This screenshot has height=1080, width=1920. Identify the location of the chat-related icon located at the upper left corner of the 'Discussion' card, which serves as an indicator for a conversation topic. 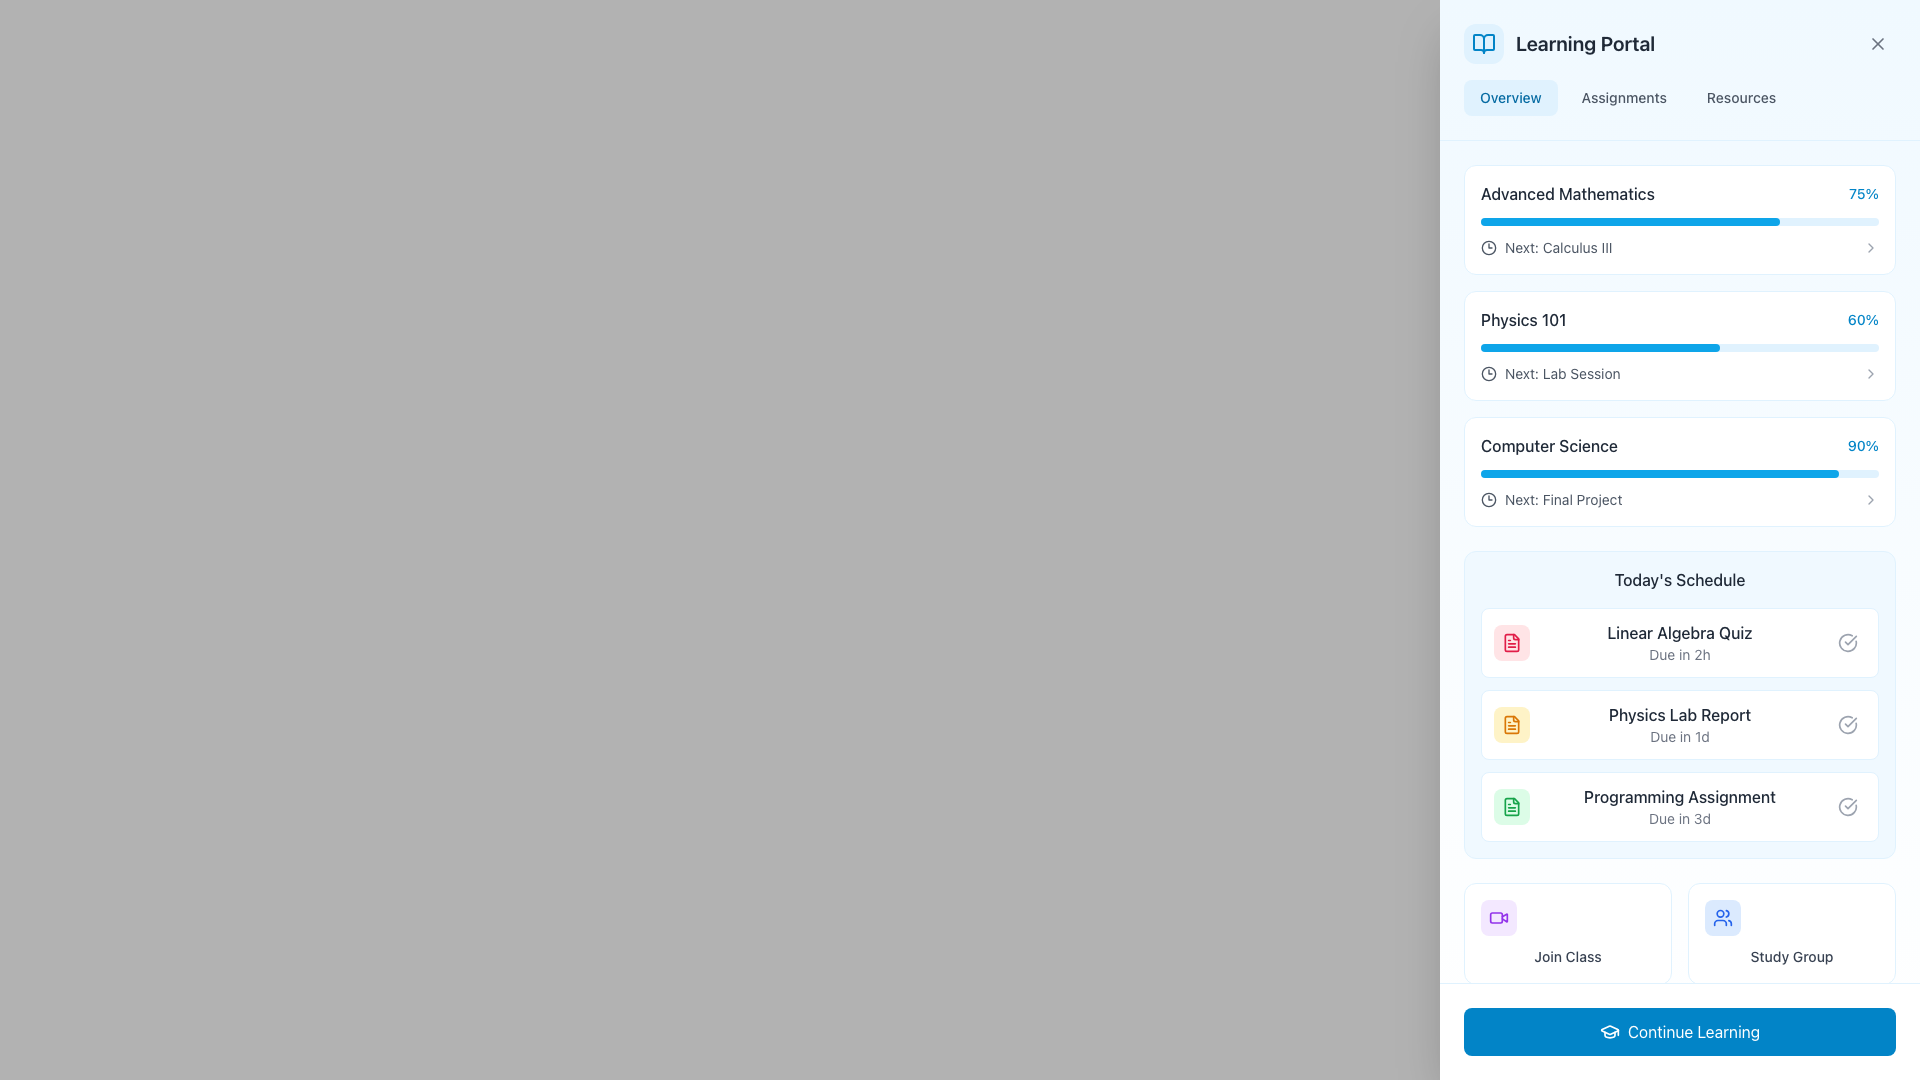
(1498, 1035).